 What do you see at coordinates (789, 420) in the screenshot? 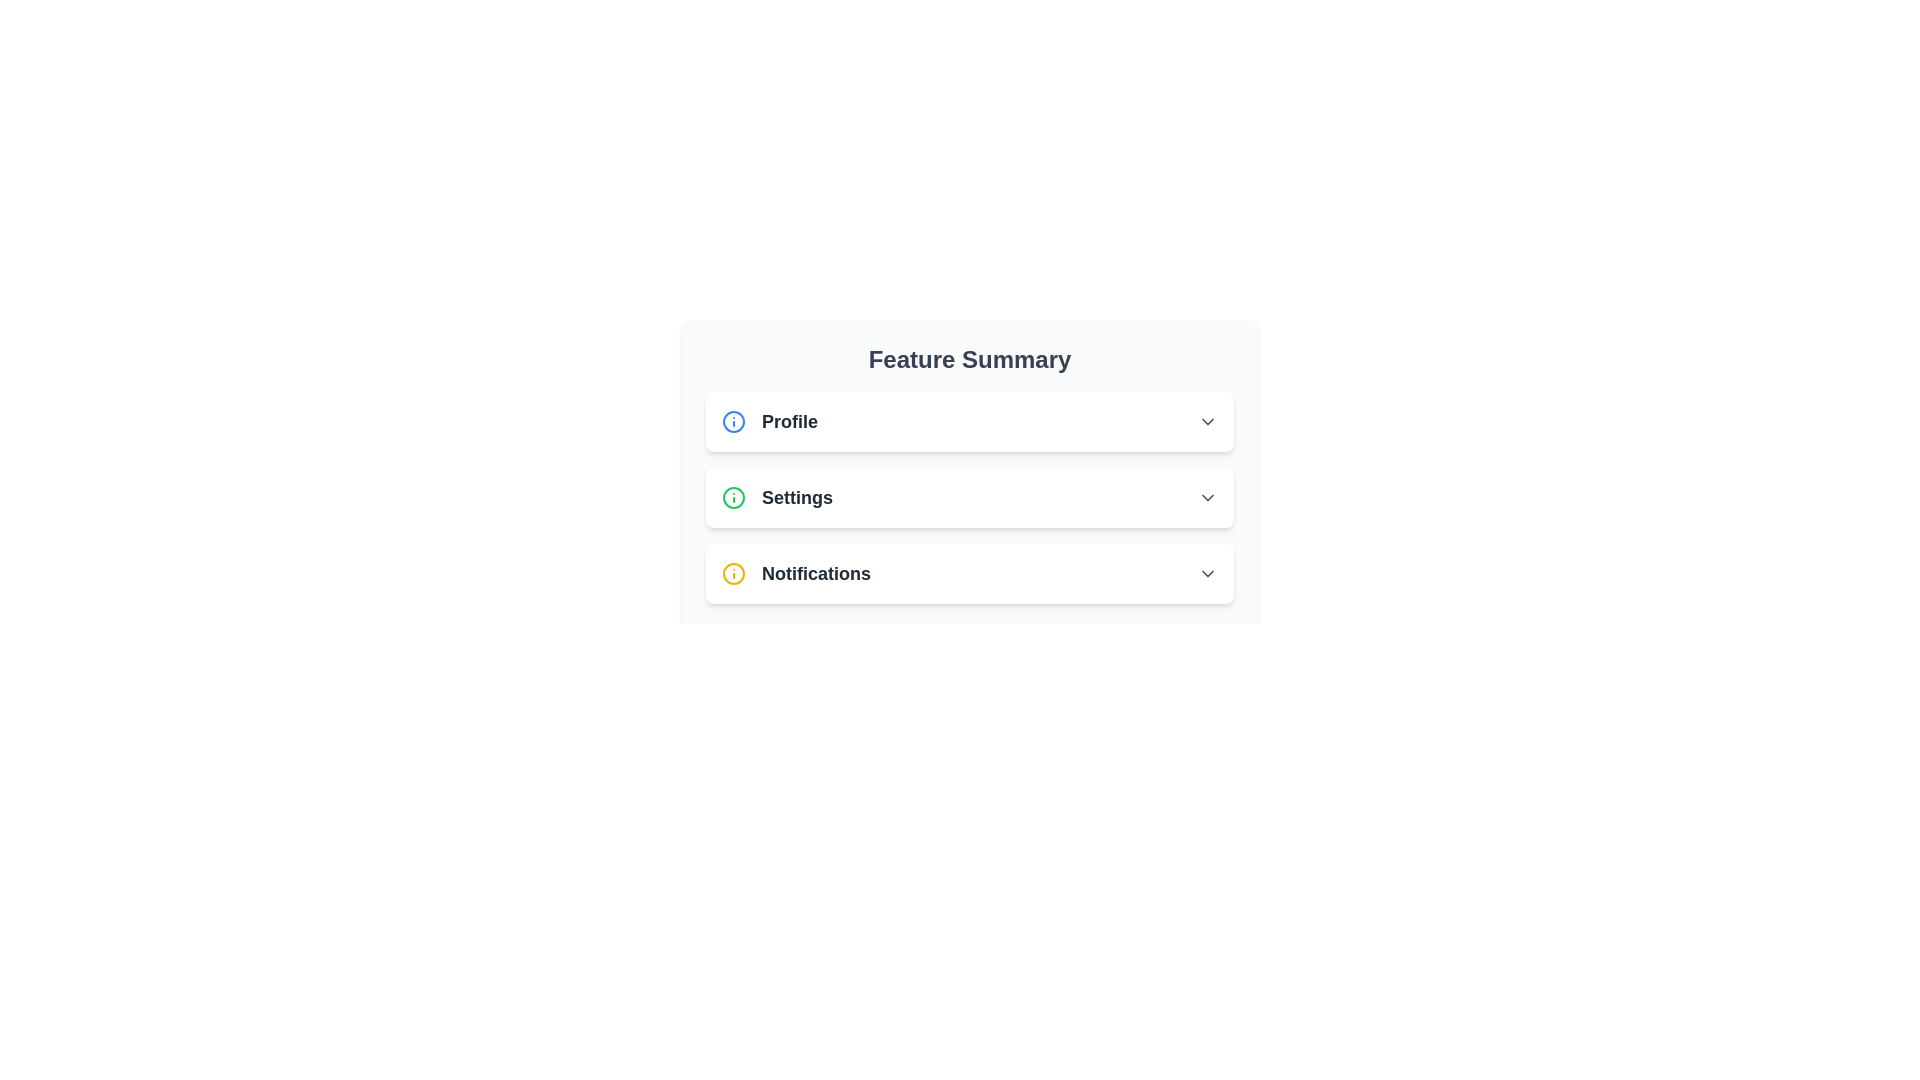
I see `the 'Profile' text label, which is a large, bold, gray-colored label positioned to the right of an icon in a panel below the 'Feature Summary' heading` at bounding box center [789, 420].